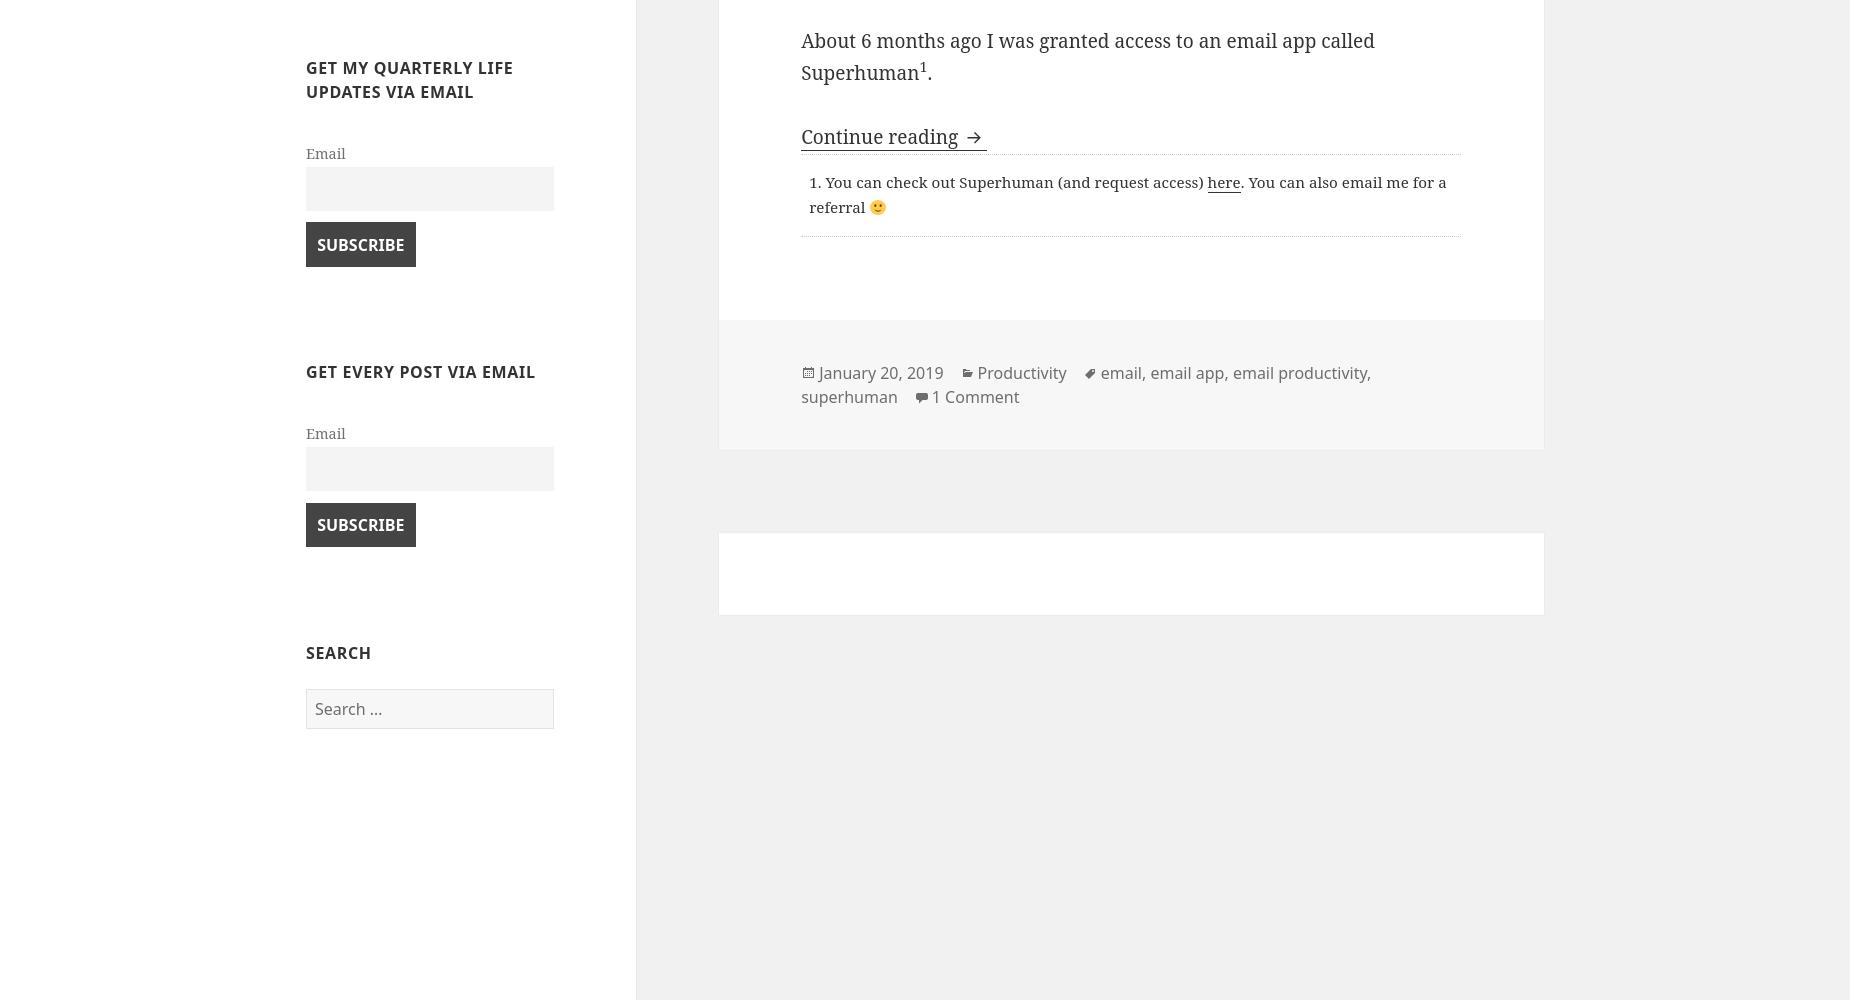 Image resolution: width=1850 pixels, height=1000 pixels. Describe the element at coordinates (1119, 371) in the screenshot. I see `'email'` at that location.